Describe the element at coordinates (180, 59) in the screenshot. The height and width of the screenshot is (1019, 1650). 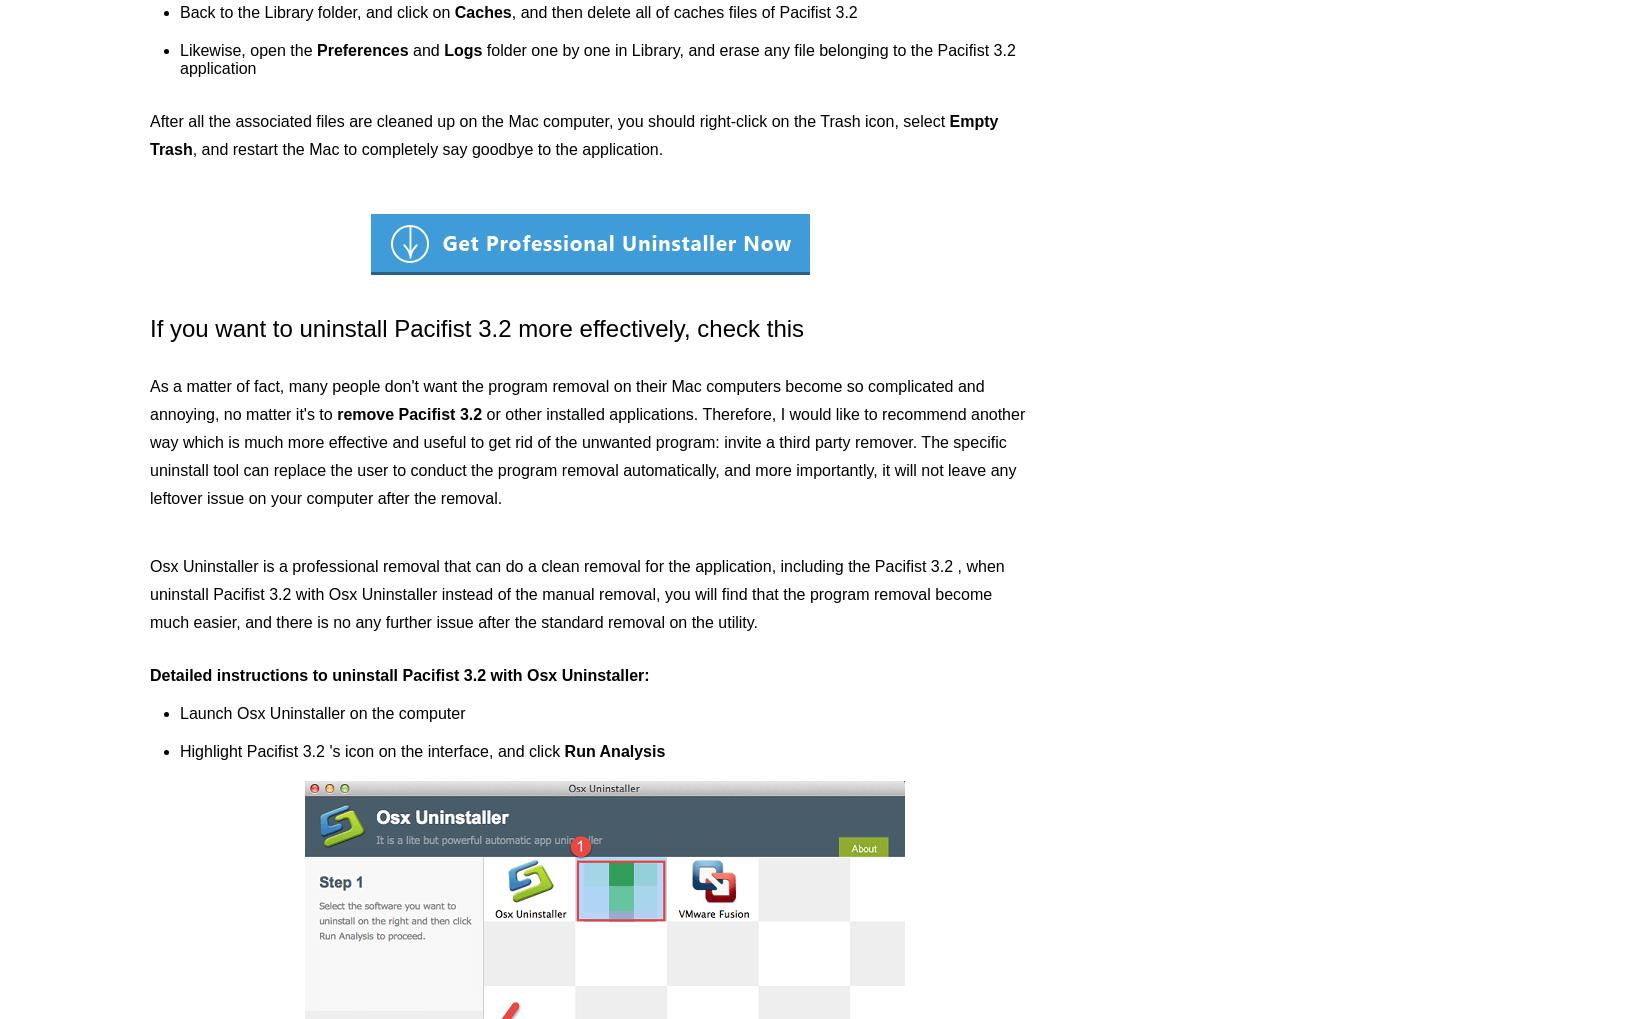
I see `'folder one by one in Library, and erase any file belonging to the Pacifist 3.2  application'` at that location.